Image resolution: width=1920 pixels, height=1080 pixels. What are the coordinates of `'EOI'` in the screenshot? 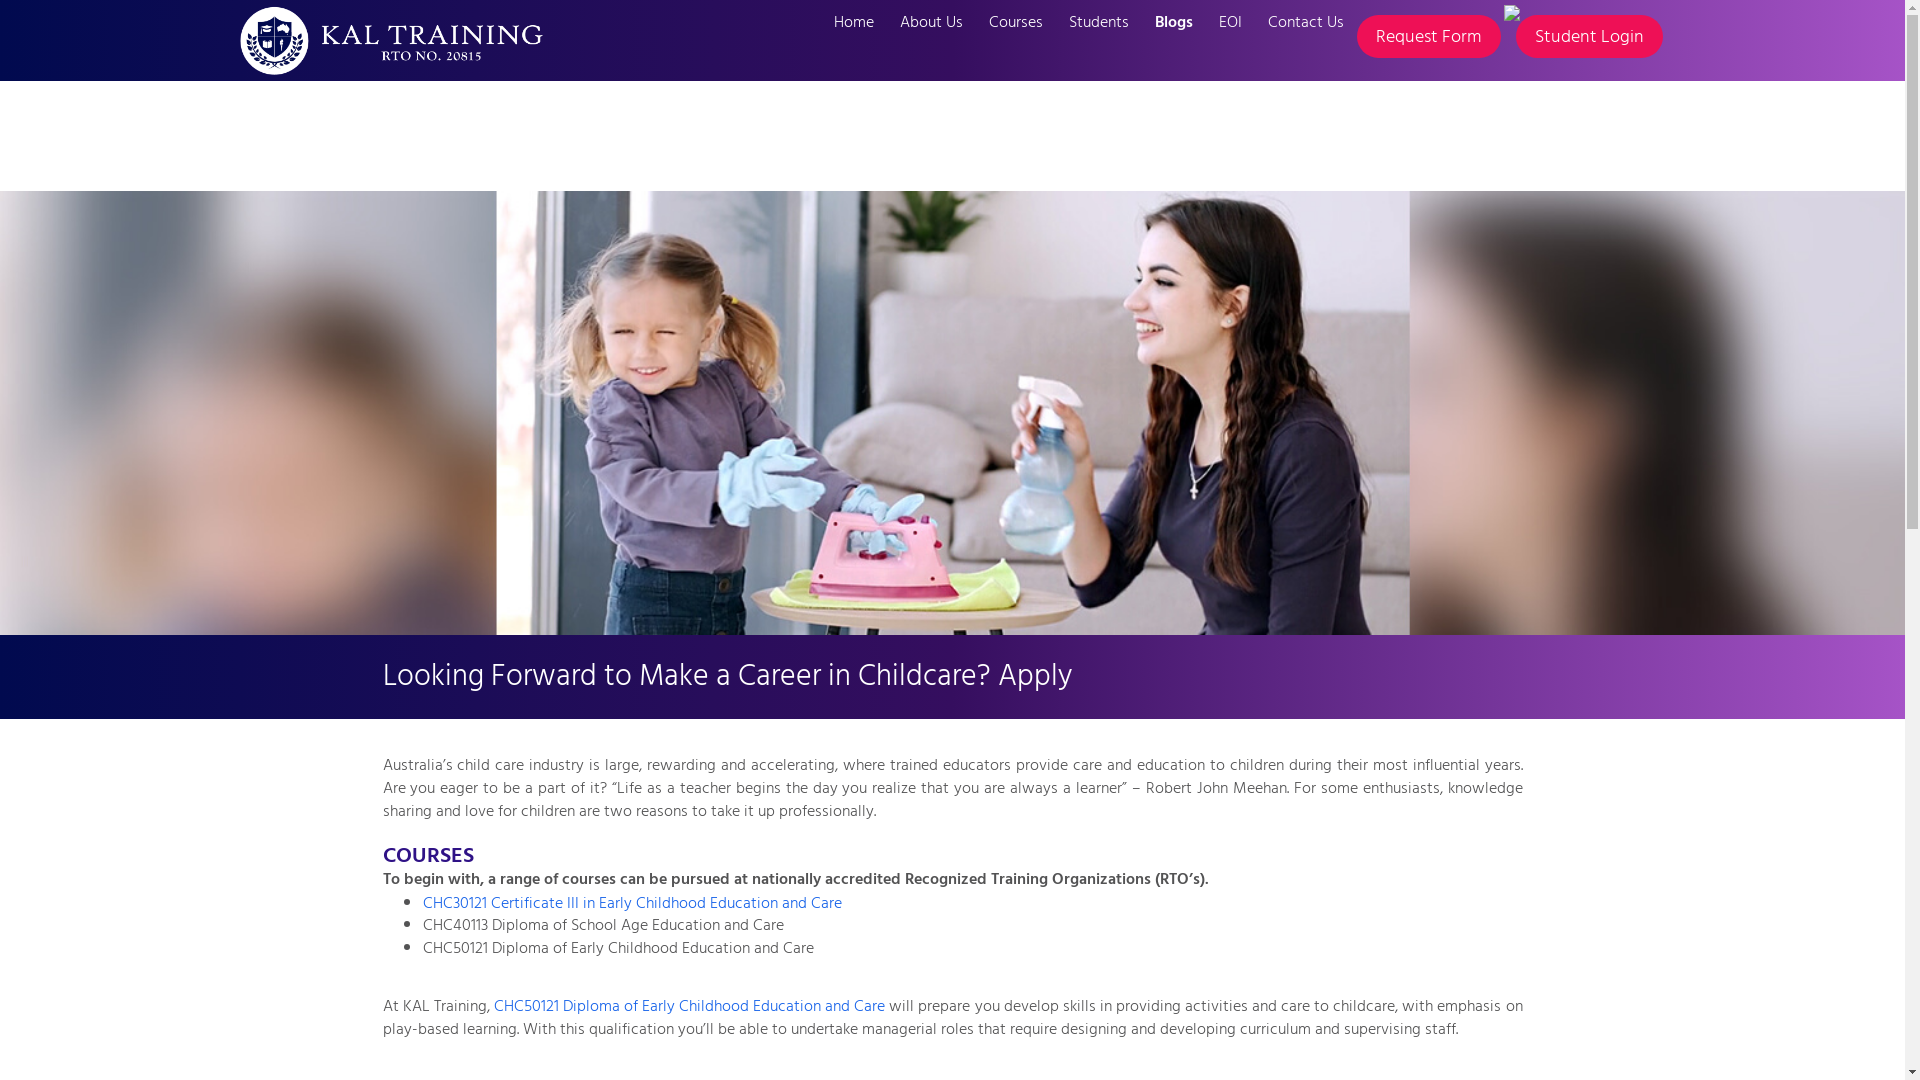 It's located at (1229, 22).